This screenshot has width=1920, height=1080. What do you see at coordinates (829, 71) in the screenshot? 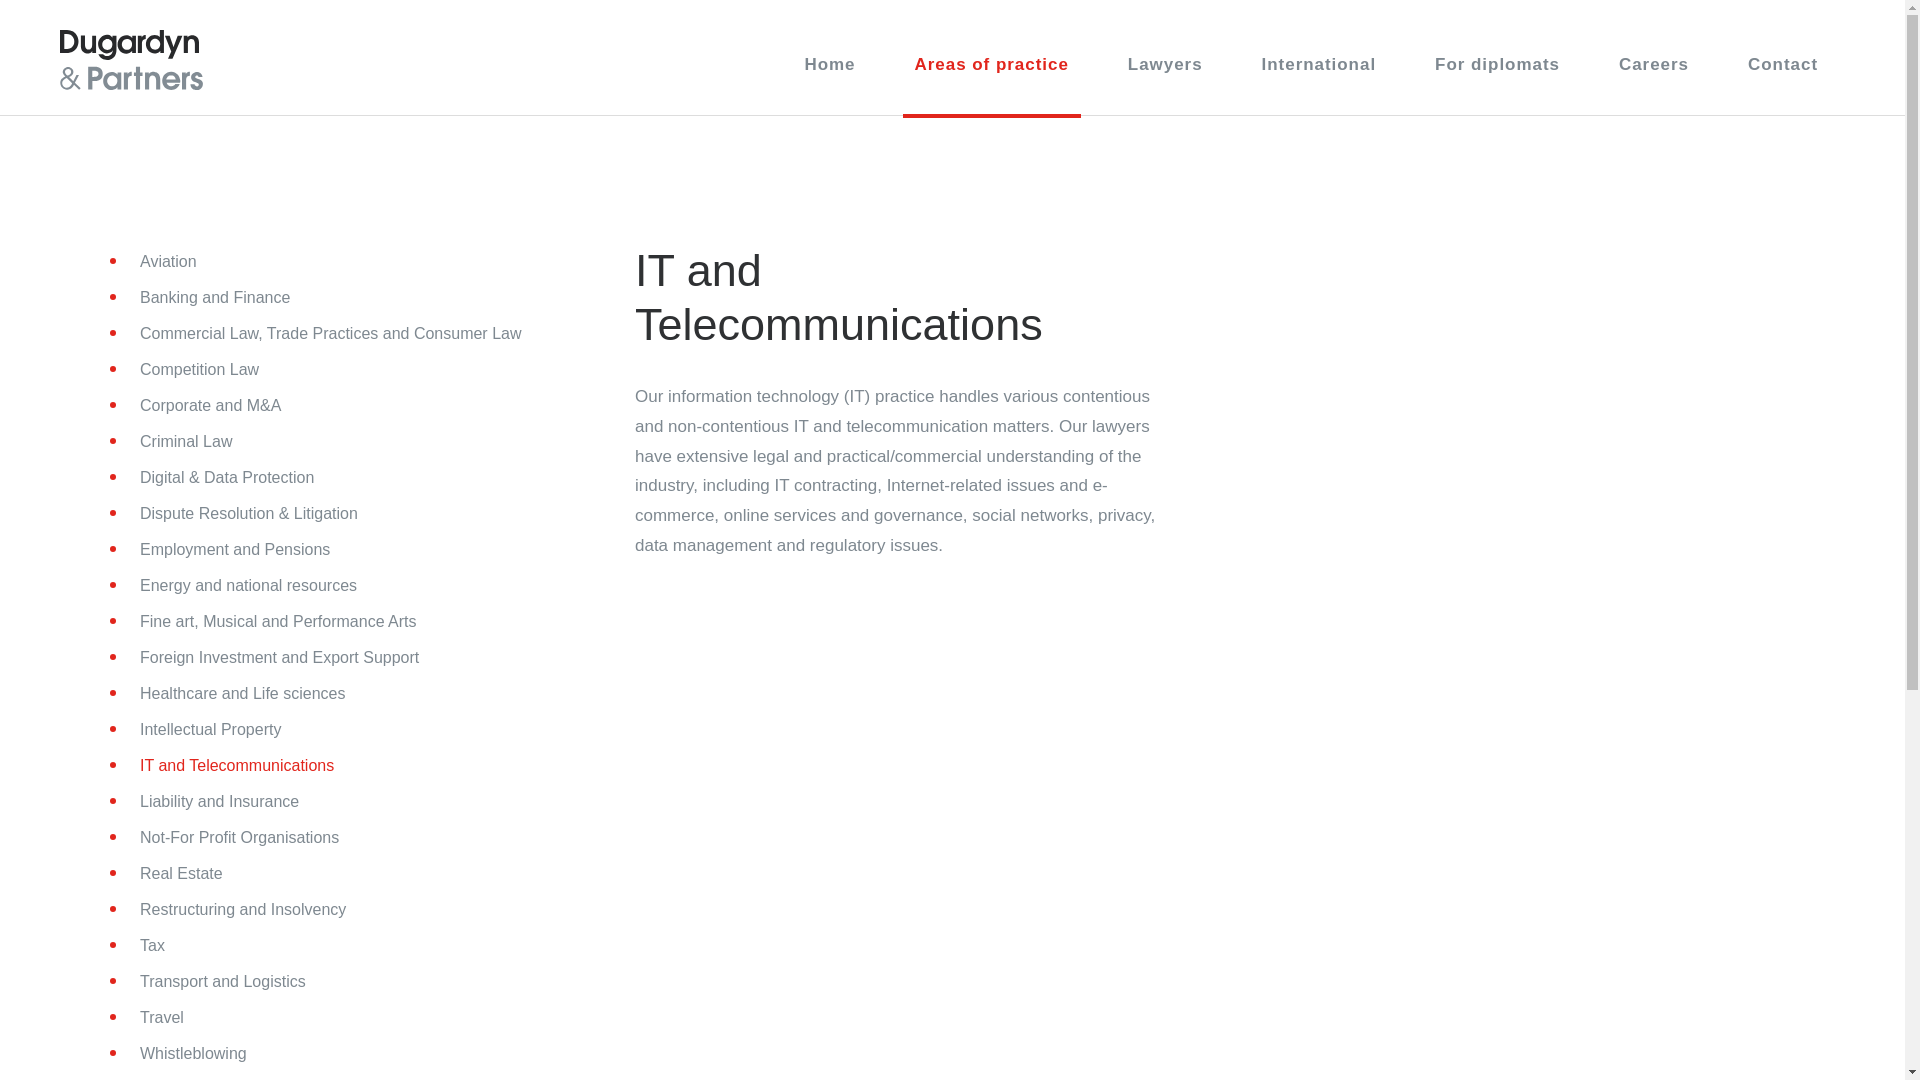
I see `'Home'` at bounding box center [829, 71].